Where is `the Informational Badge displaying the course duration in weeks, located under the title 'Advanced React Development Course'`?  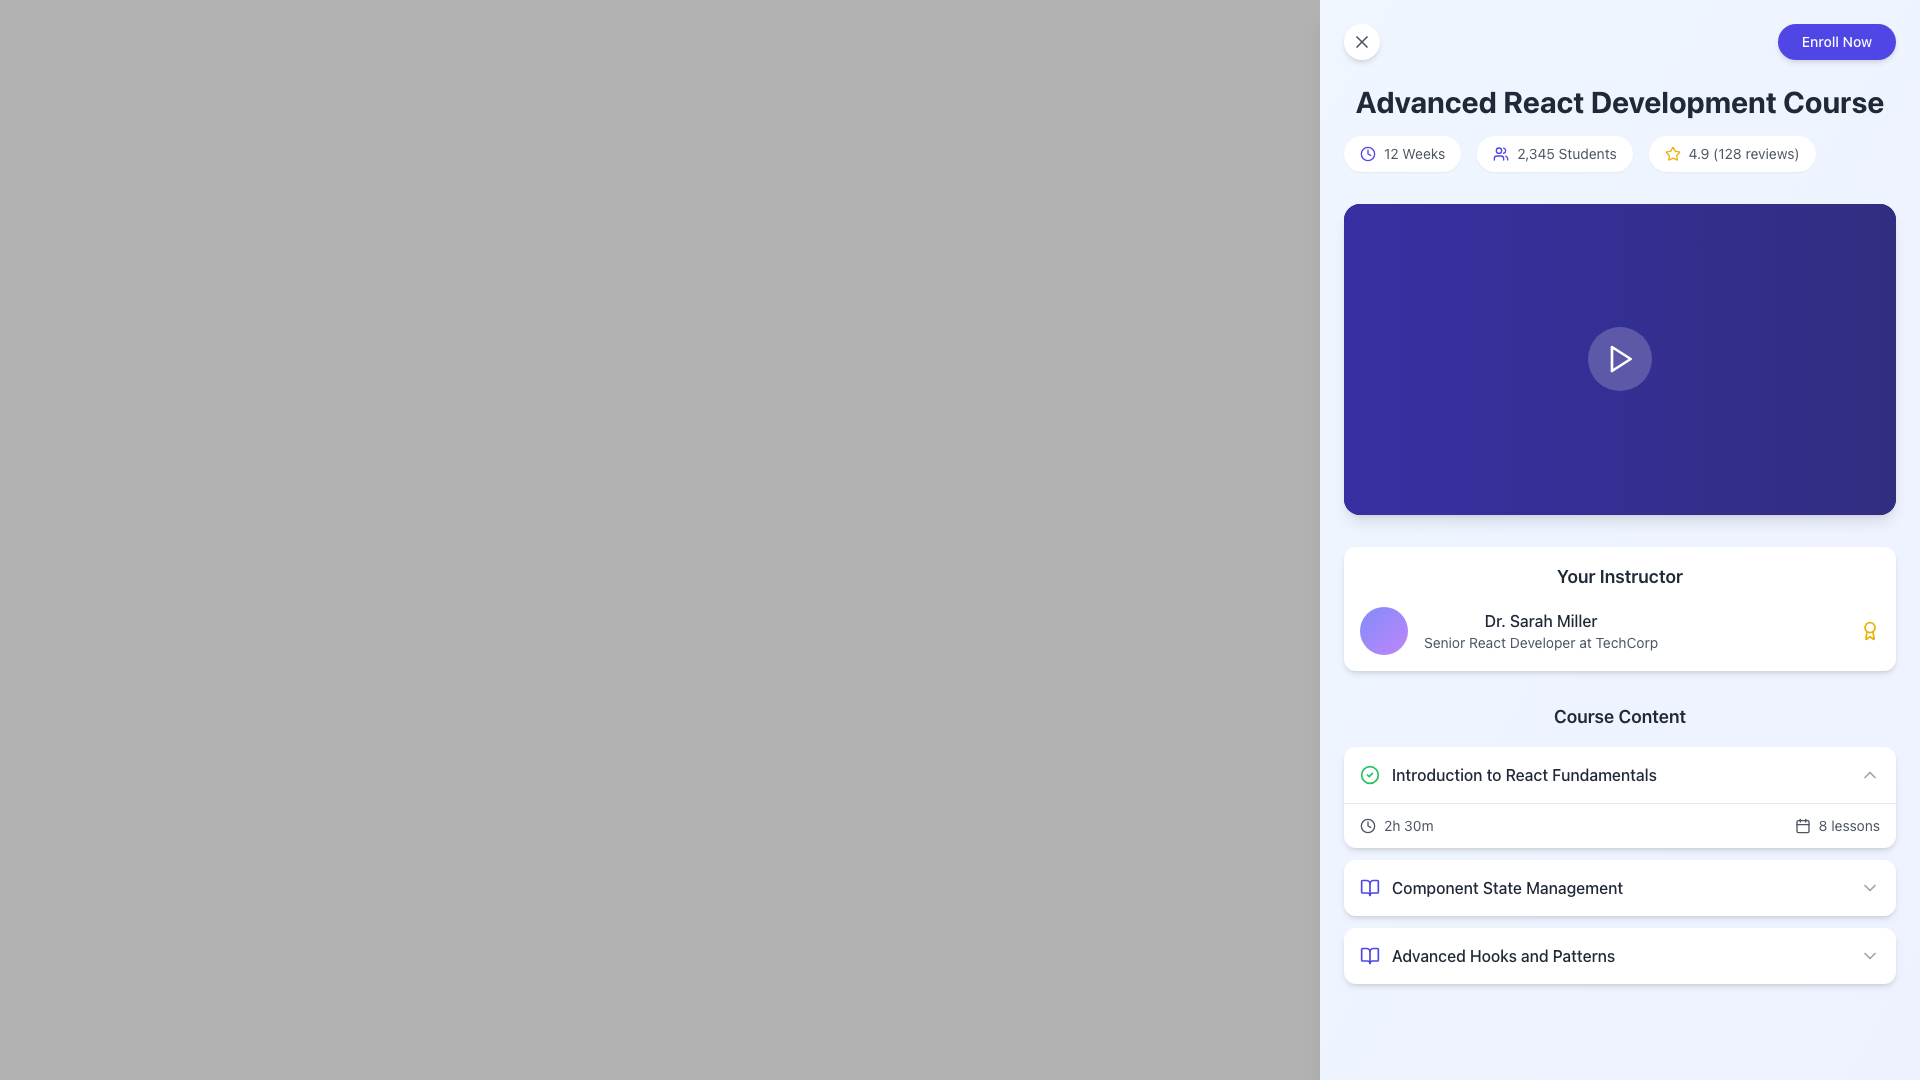 the Informational Badge displaying the course duration in weeks, located under the title 'Advanced React Development Course' is located at coordinates (1401, 153).